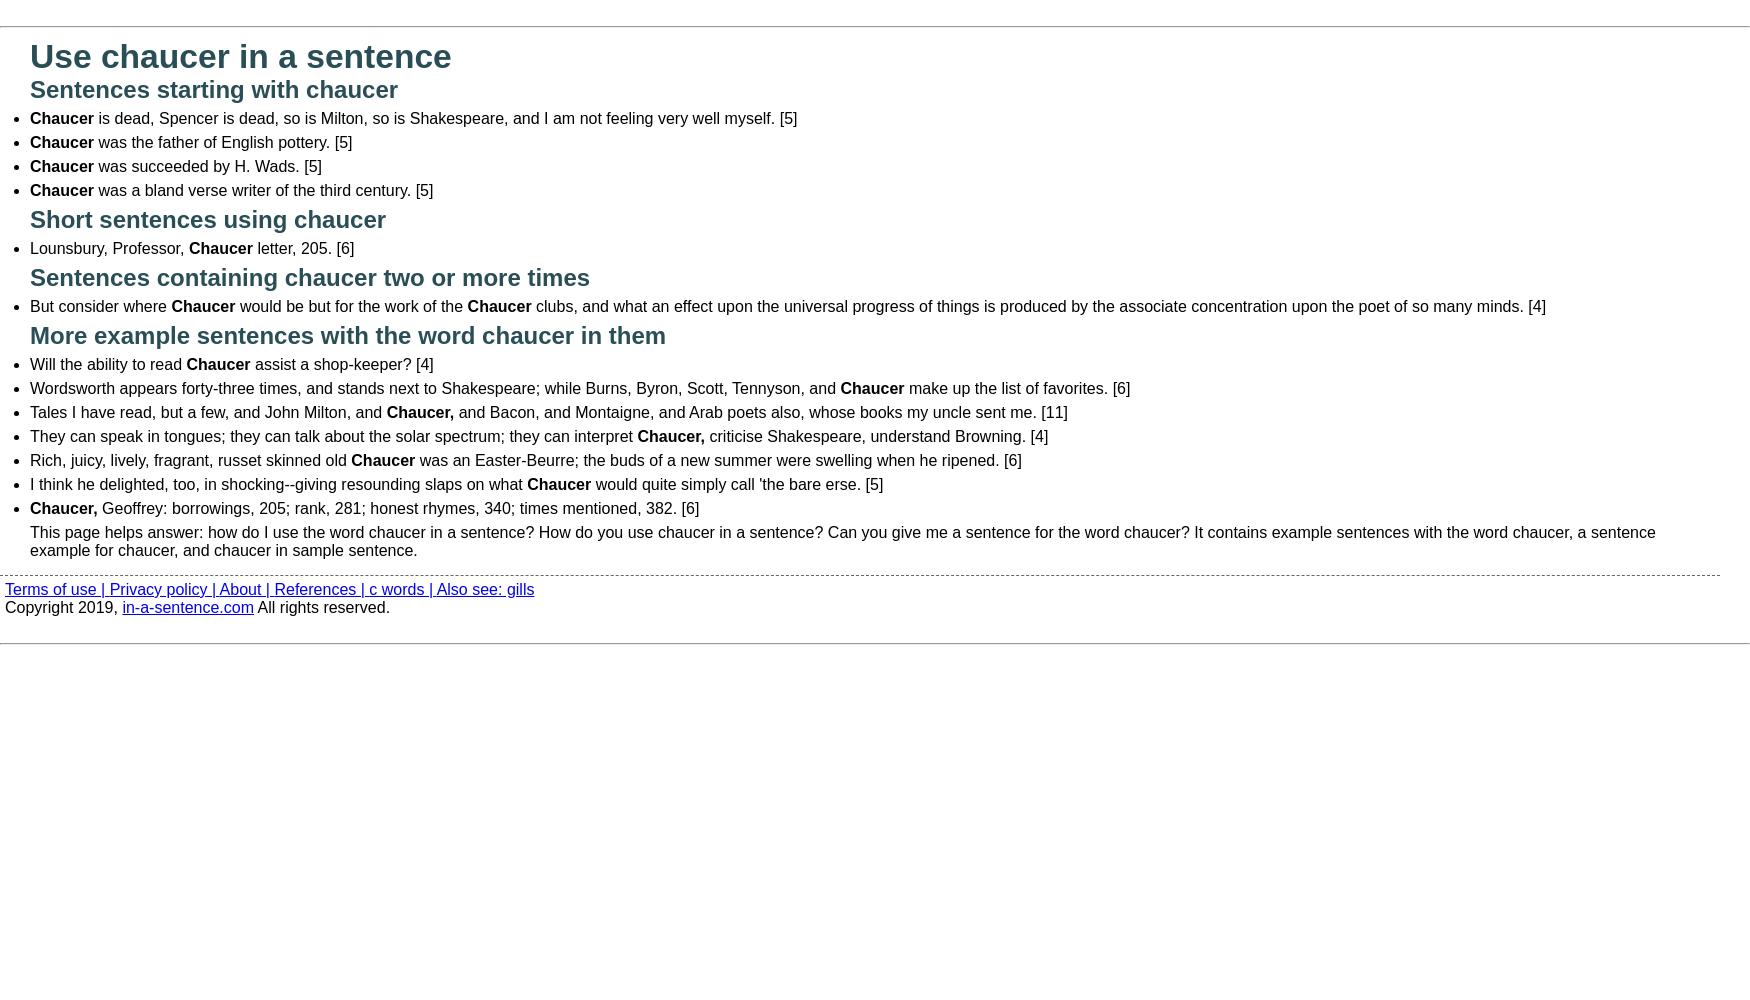 This screenshot has height=1000, width=1750. What do you see at coordinates (28, 88) in the screenshot?
I see `'Sentences starting with chaucer'` at bounding box center [28, 88].